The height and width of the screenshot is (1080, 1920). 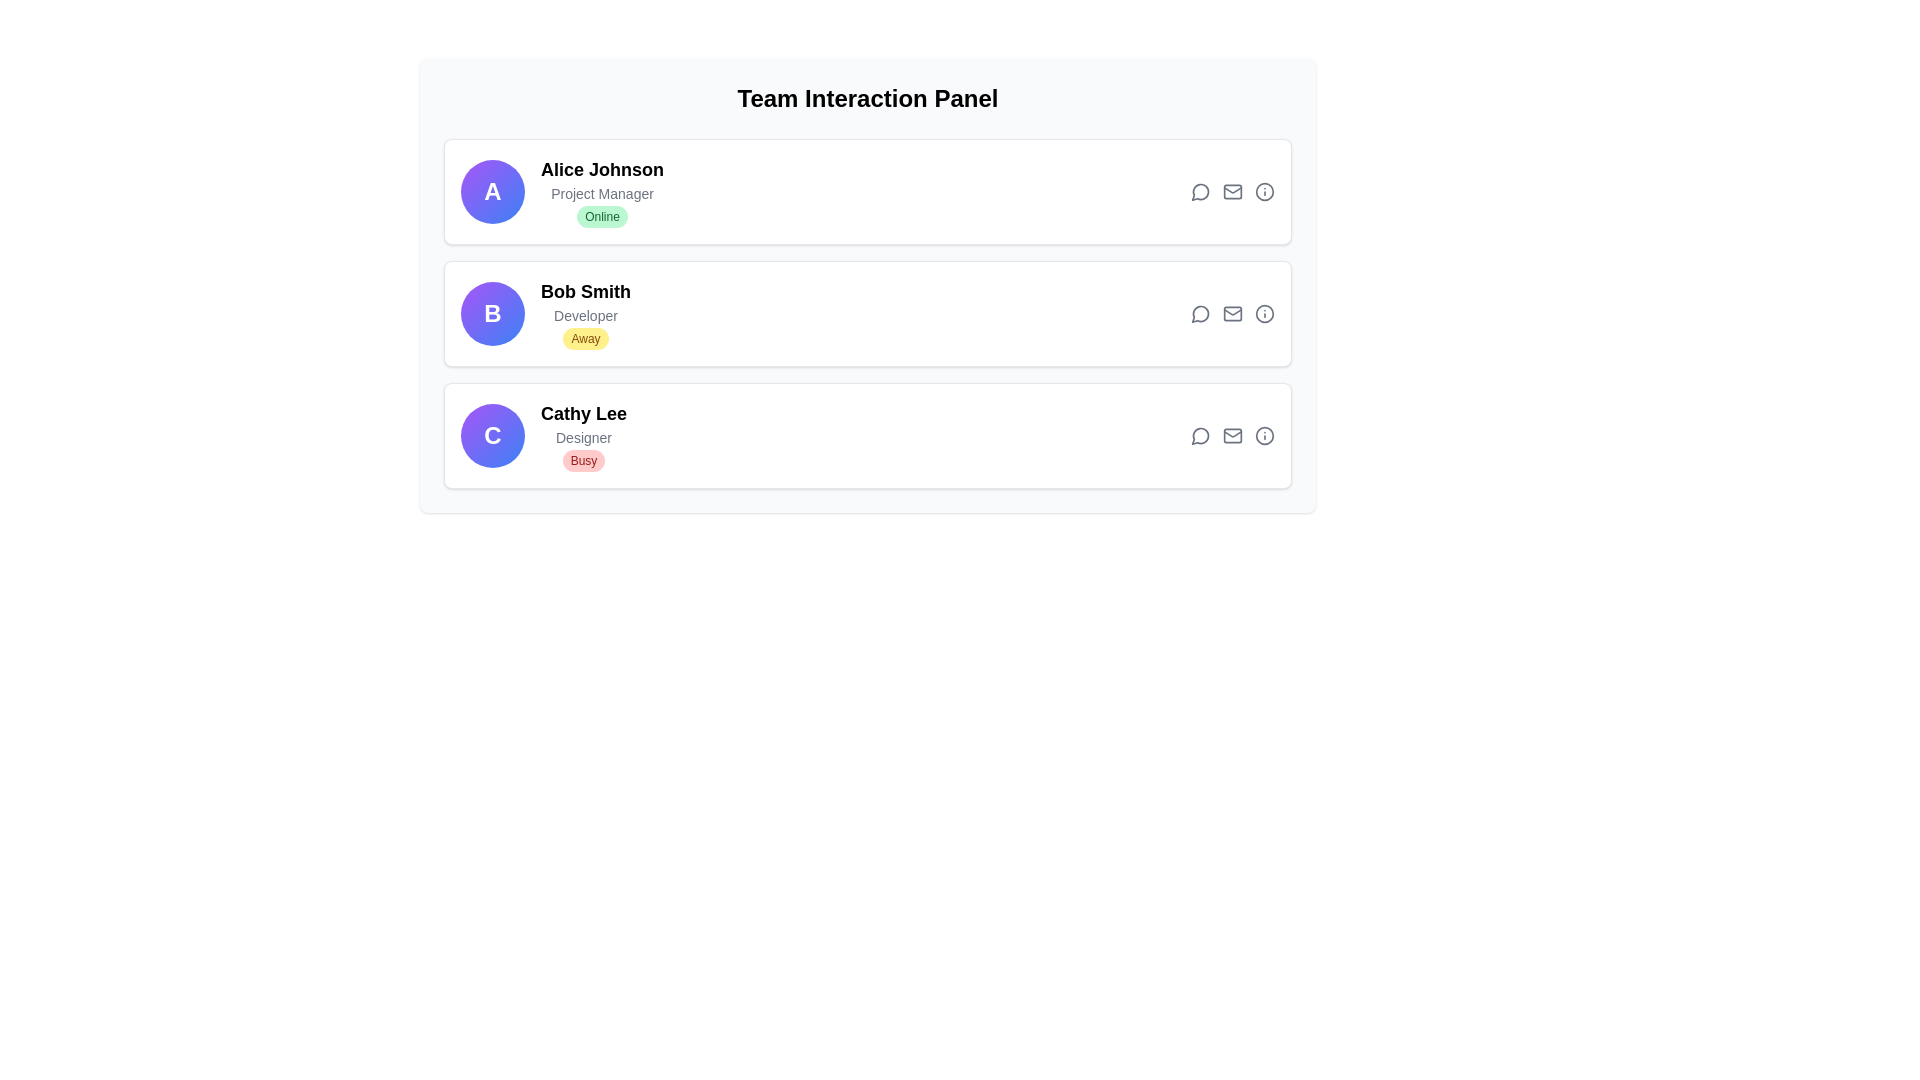 What do you see at coordinates (1200, 192) in the screenshot?
I see `the circular speech bubble icon in the top-right corner of the card for 'Alice Johnson'` at bounding box center [1200, 192].